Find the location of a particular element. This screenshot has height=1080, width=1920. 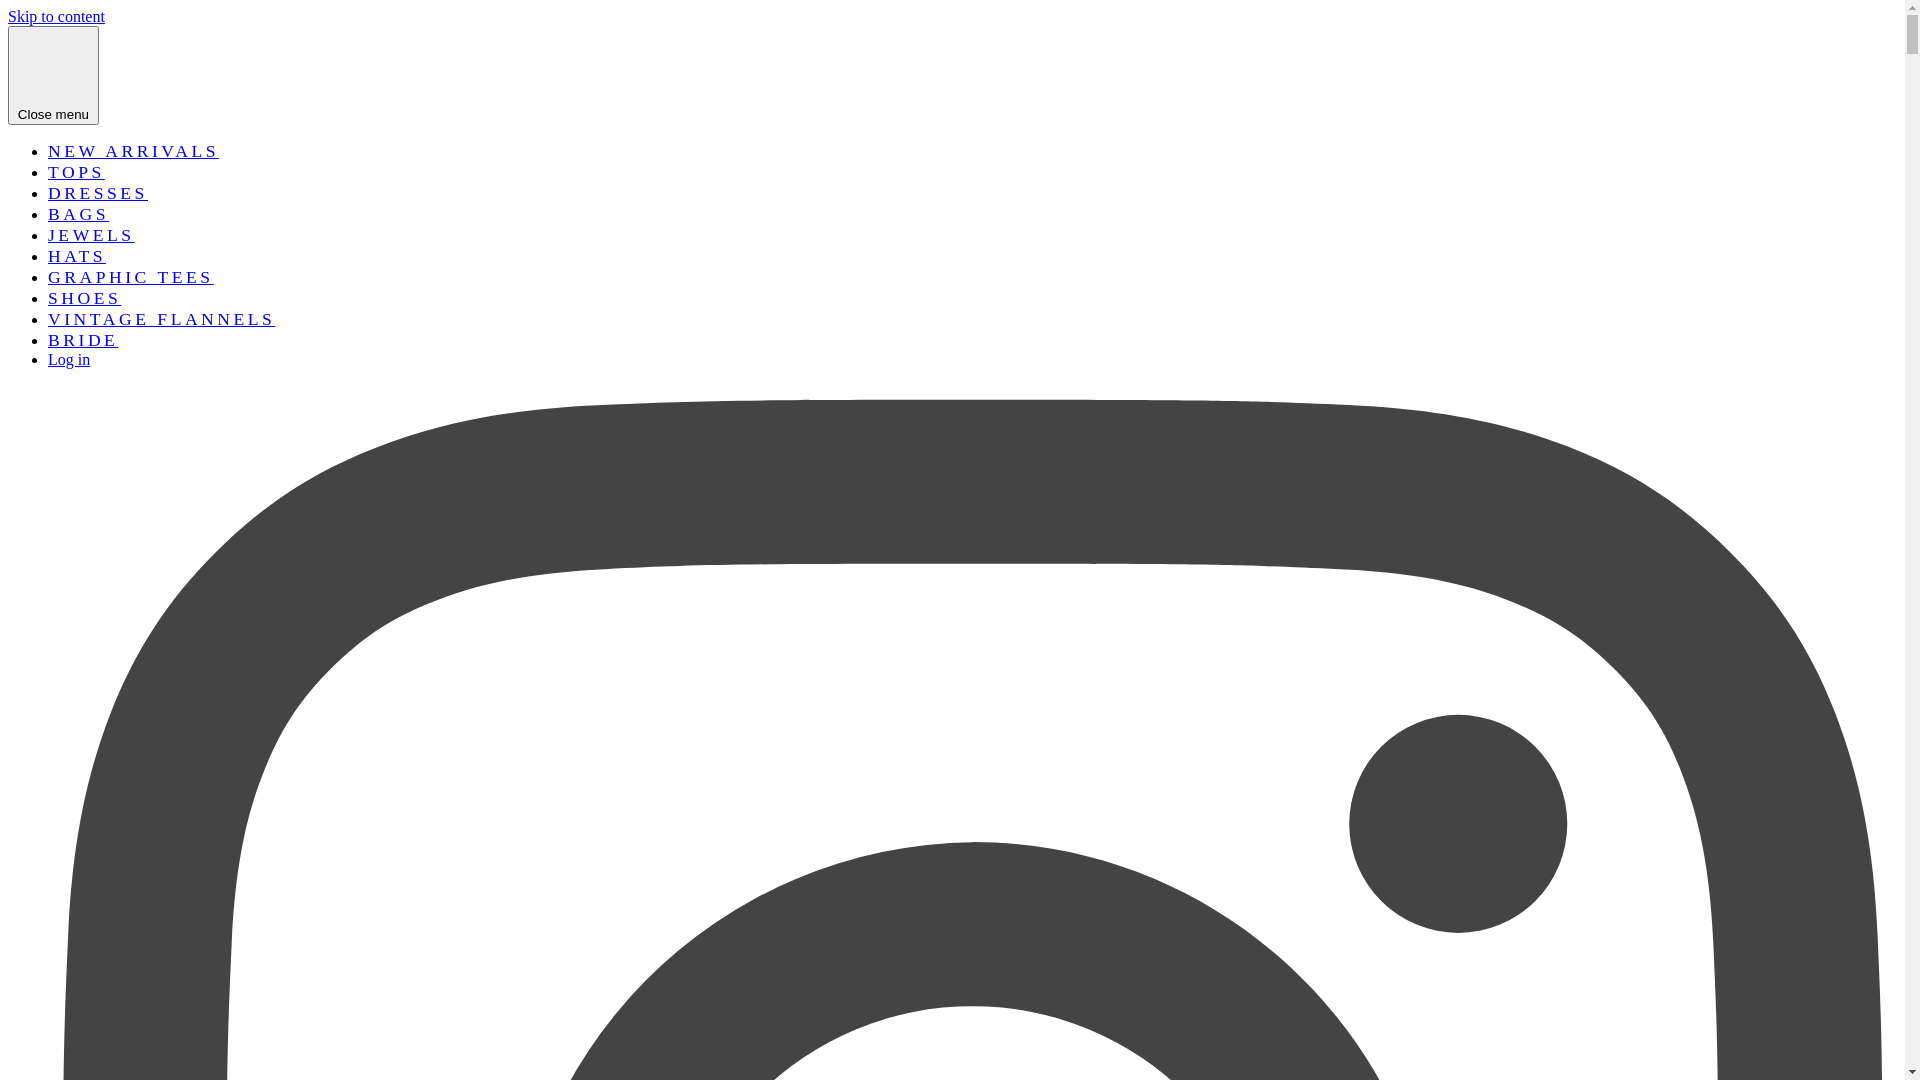

'HATS' is located at coordinates (76, 254).